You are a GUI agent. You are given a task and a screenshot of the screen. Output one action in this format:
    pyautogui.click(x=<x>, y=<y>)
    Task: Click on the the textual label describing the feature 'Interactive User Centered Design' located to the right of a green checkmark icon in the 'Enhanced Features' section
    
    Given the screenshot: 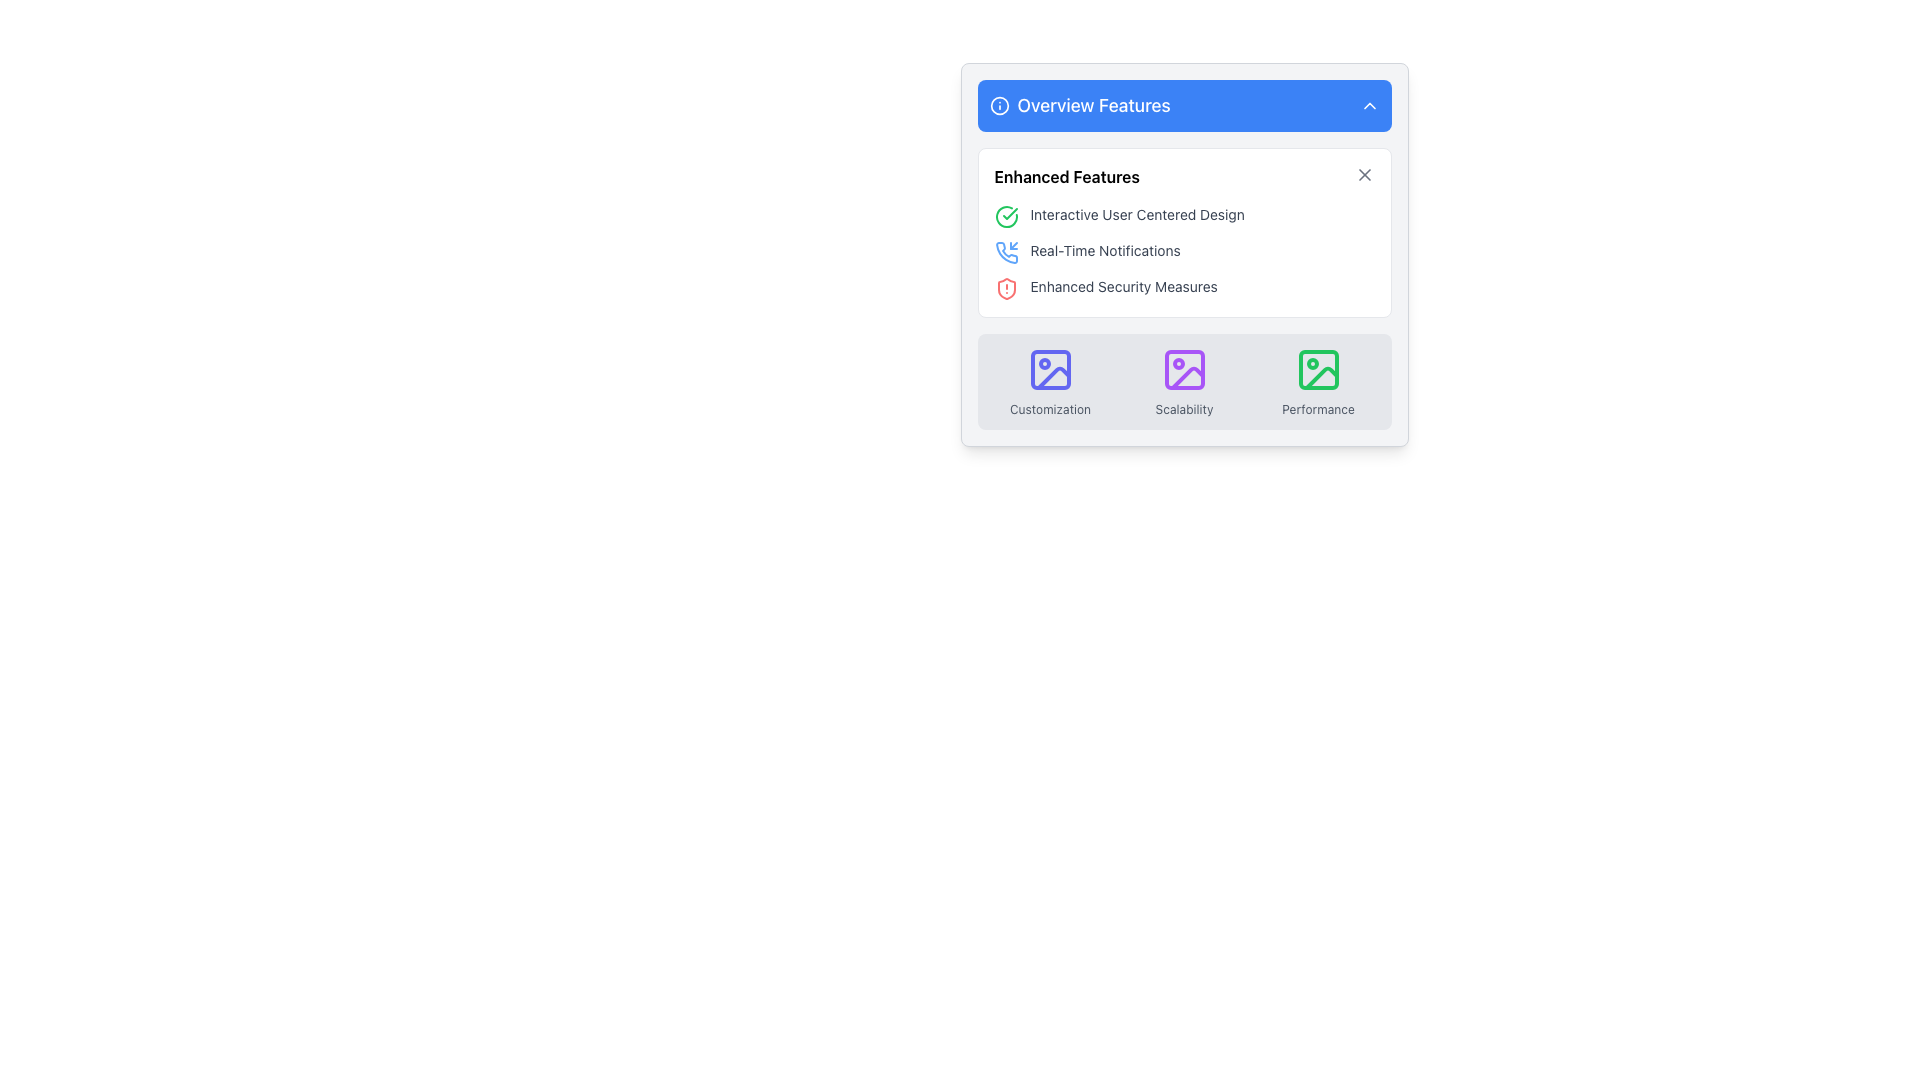 What is the action you would take?
    pyautogui.click(x=1137, y=215)
    